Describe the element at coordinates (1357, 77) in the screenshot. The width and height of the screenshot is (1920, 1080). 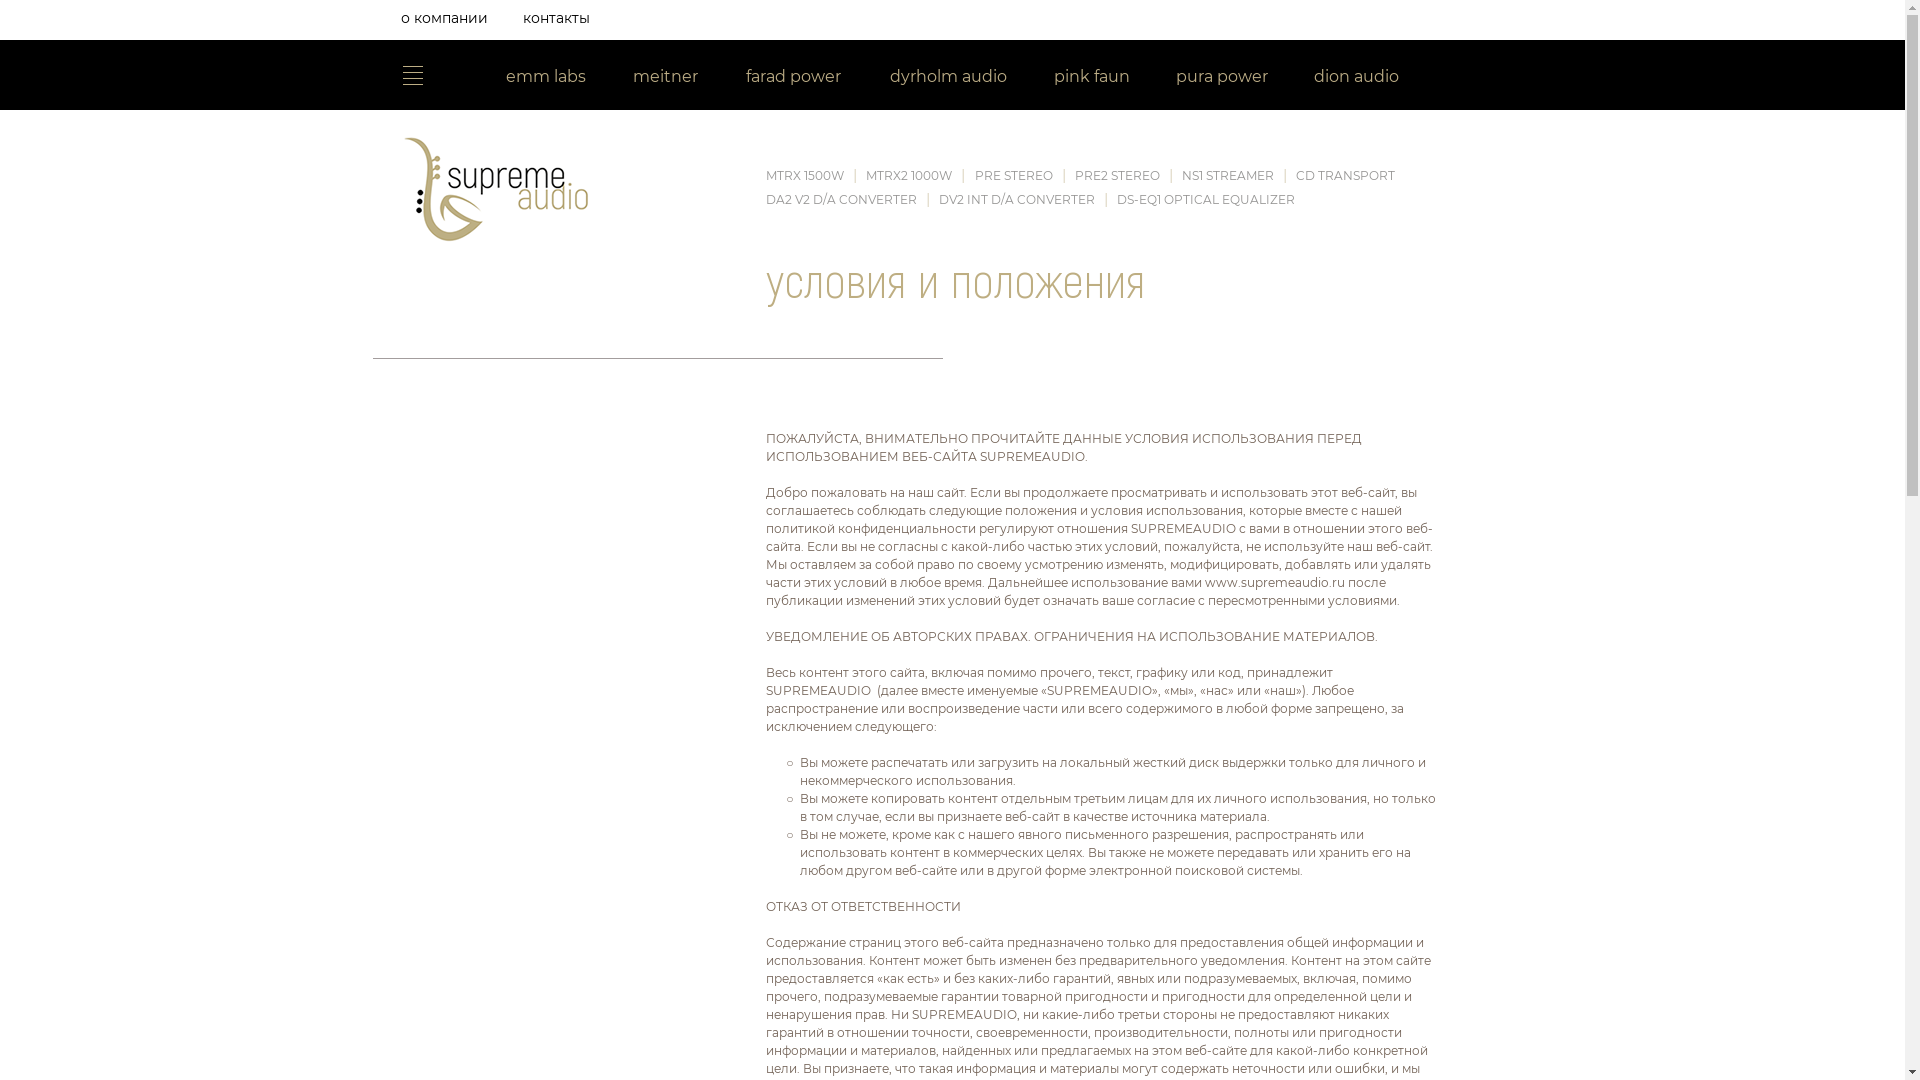
I see `'dion audio'` at that location.